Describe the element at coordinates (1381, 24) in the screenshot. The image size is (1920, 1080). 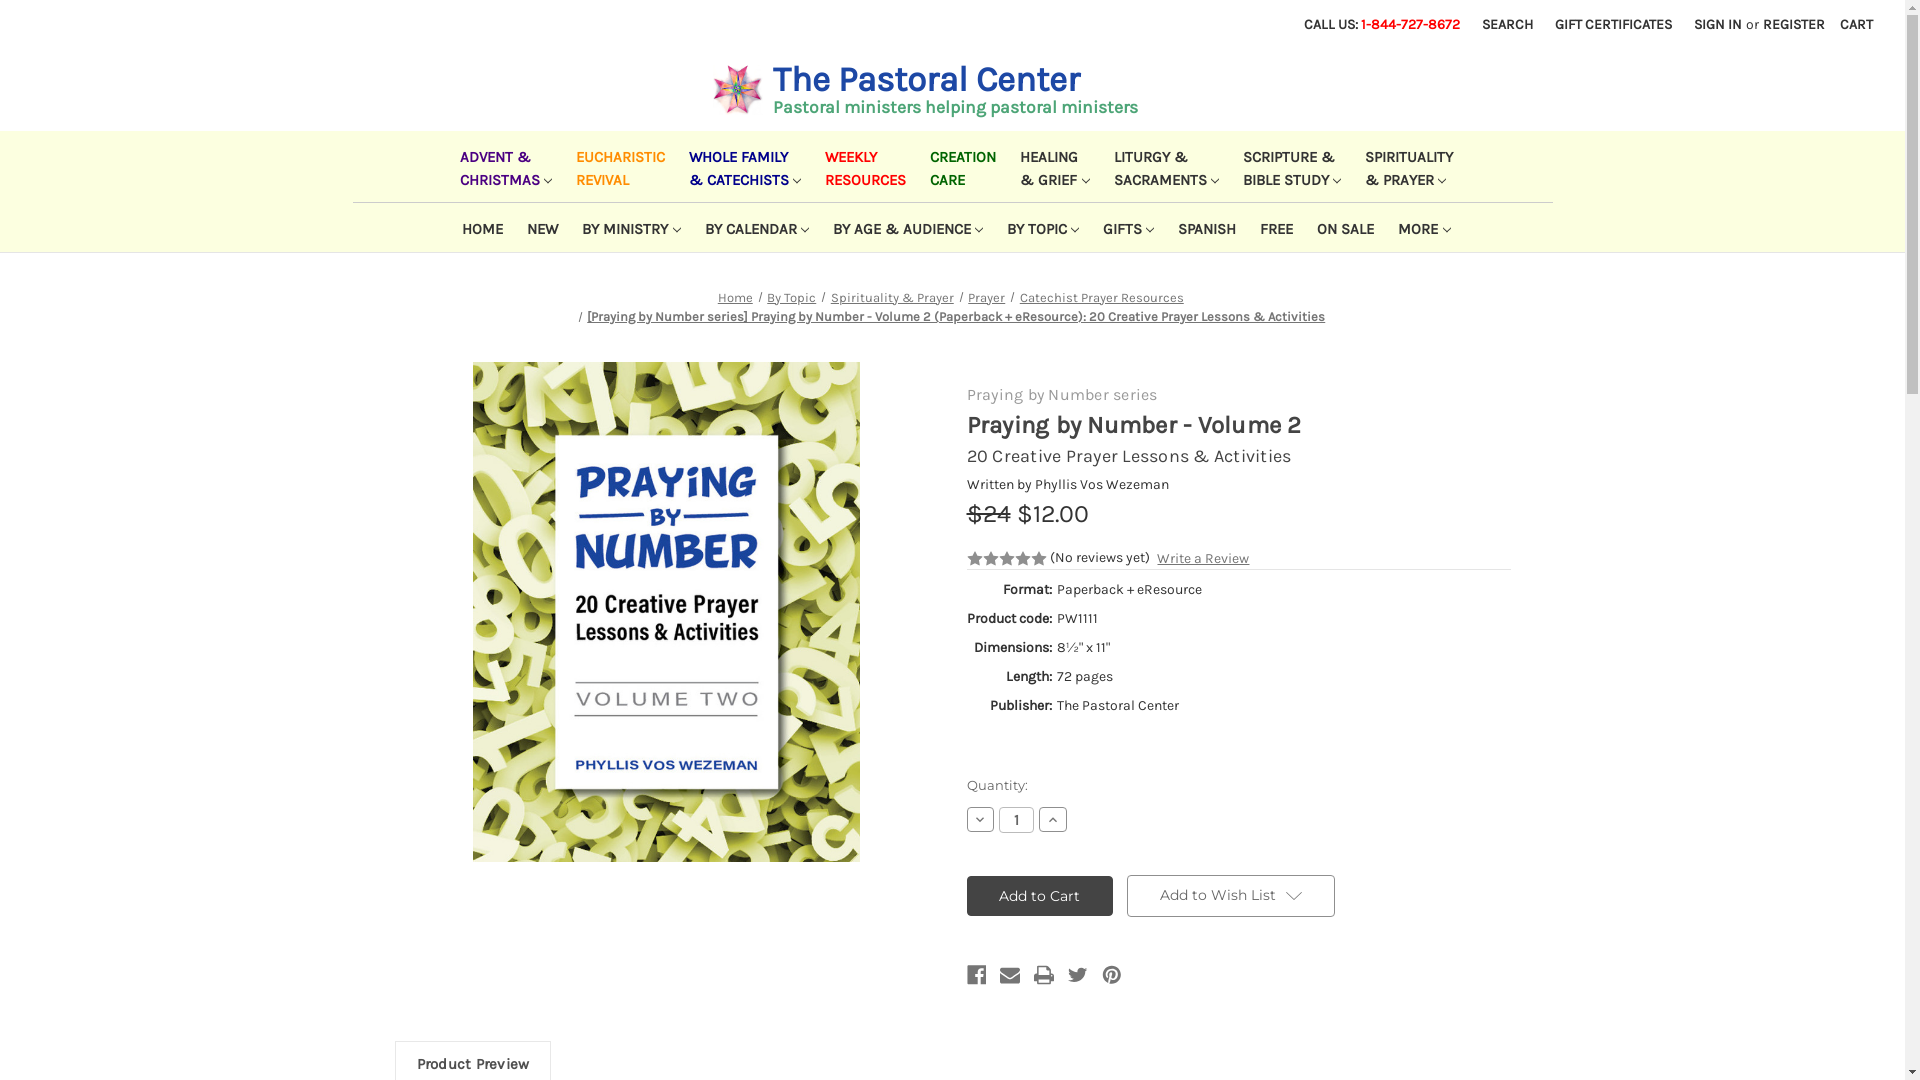
I see `'CALL US: 1-844-727-8672'` at that location.